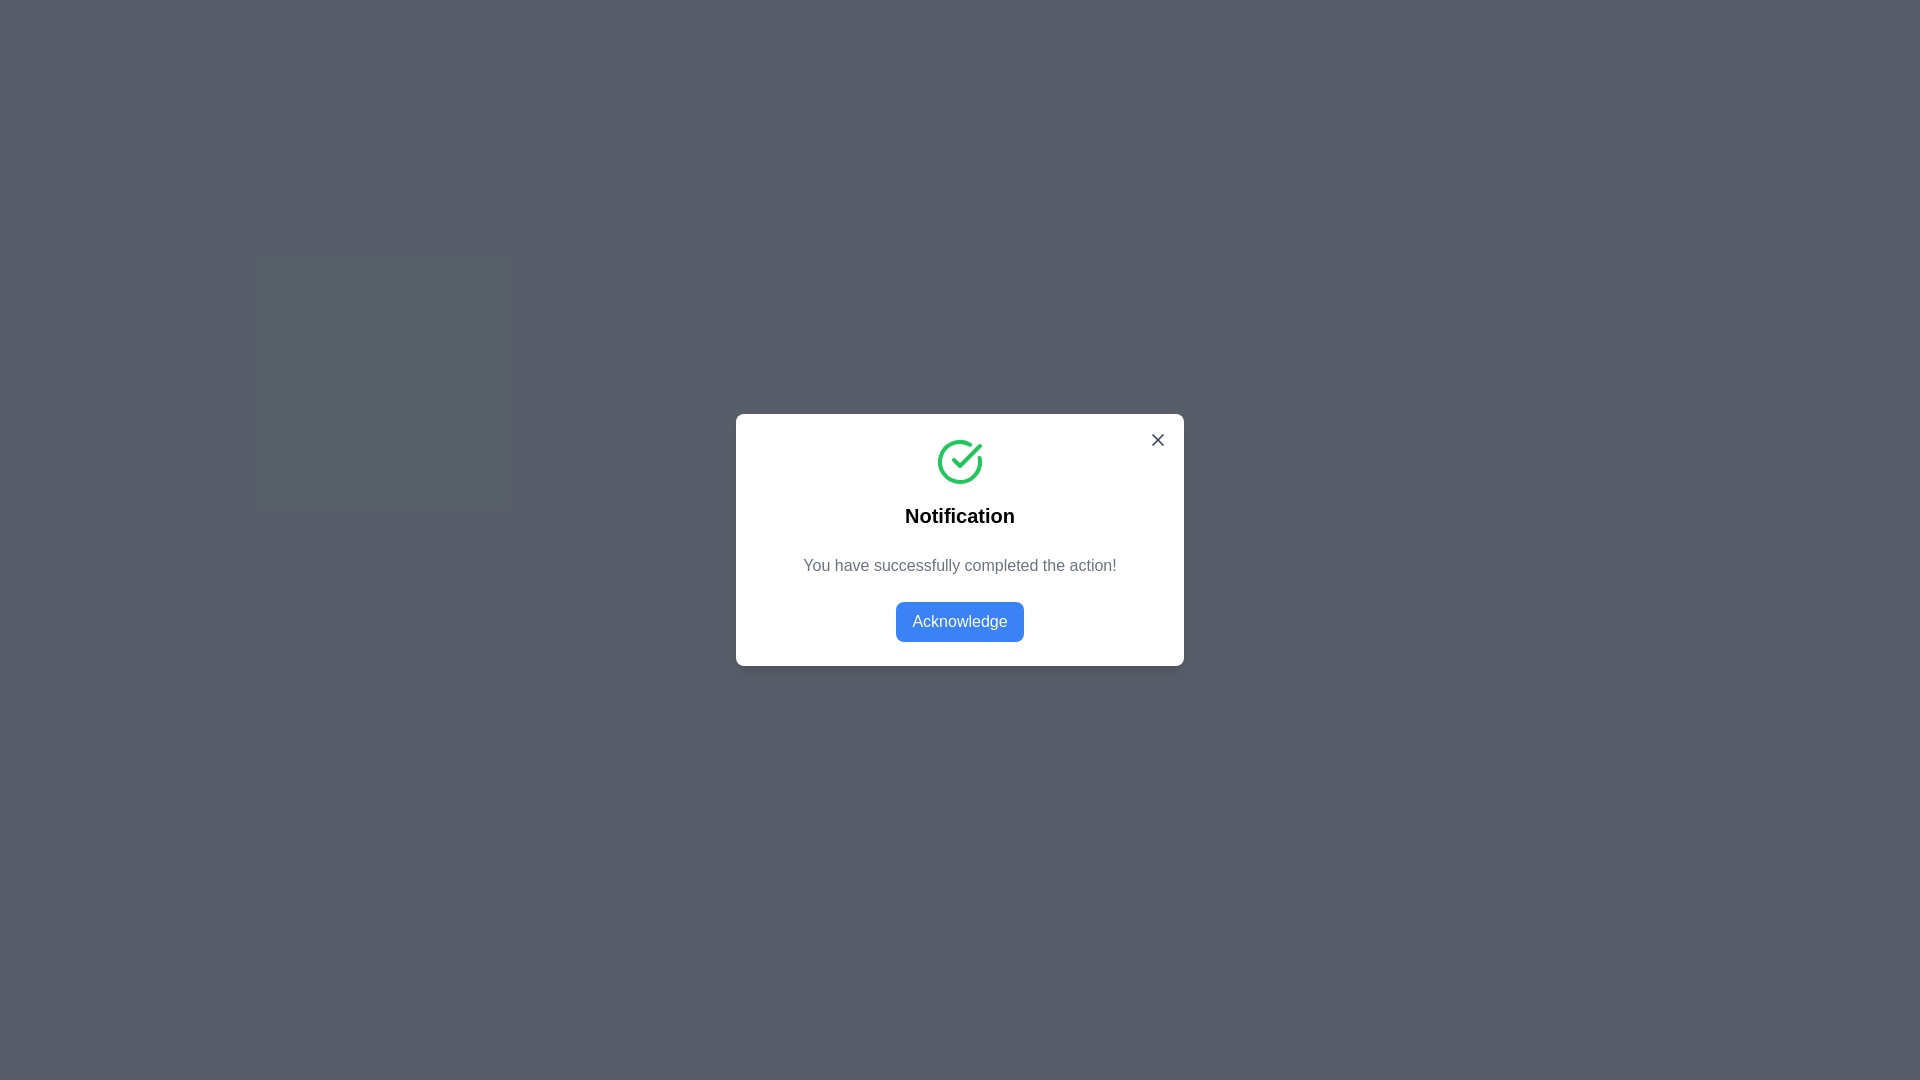 The height and width of the screenshot is (1080, 1920). I want to click on the green circular icon containing a checkmark, which indicates success, so click(966, 455).